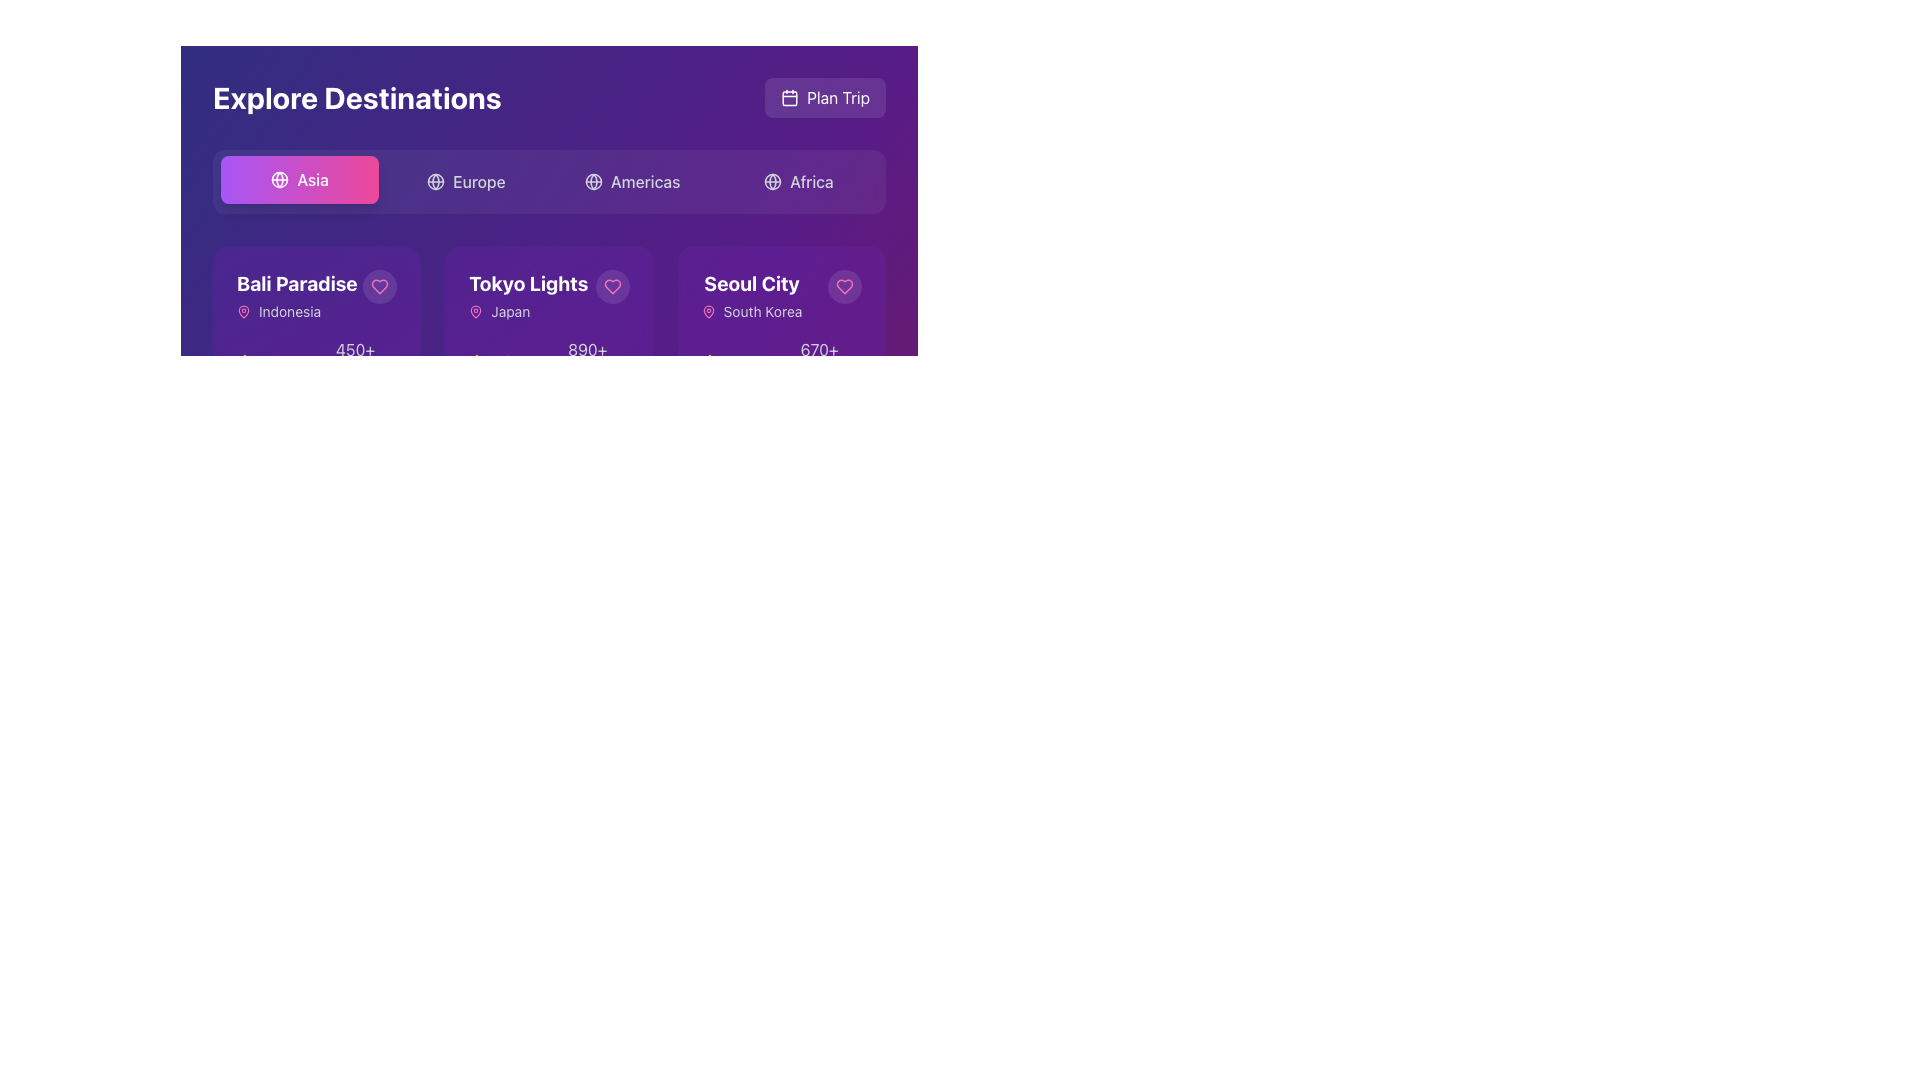 The width and height of the screenshot is (1920, 1080). What do you see at coordinates (510, 312) in the screenshot?
I see `the static text element displaying the word 'Japan', which is styled in a small, light gray font and positioned next to a pink pinpoint icon, located below the 'Tokyo Lights' label in the second card of a horizontally-aligned set of cards` at bounding box center [510, 312].